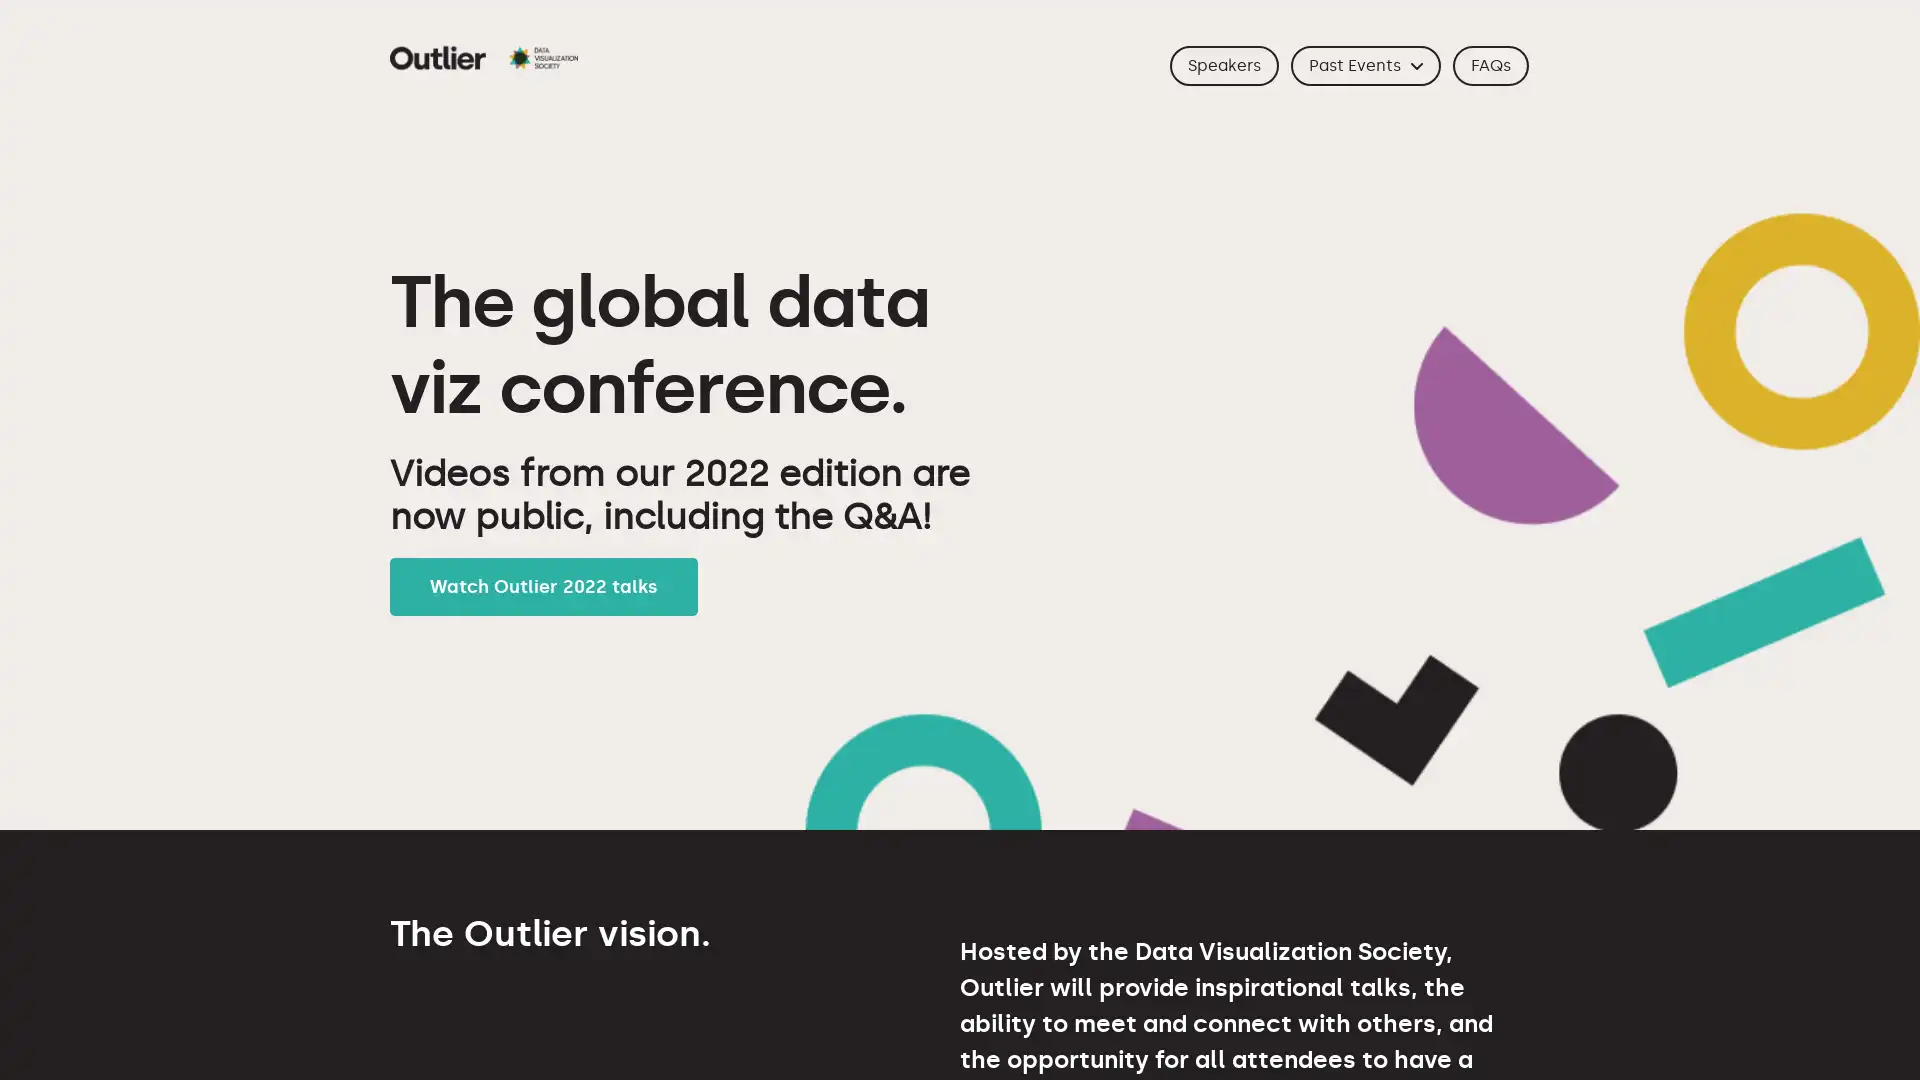 This screenshot has width=1920, height=1080. I want to click on Watch Outlier 2022 talks, so click(543, 585).